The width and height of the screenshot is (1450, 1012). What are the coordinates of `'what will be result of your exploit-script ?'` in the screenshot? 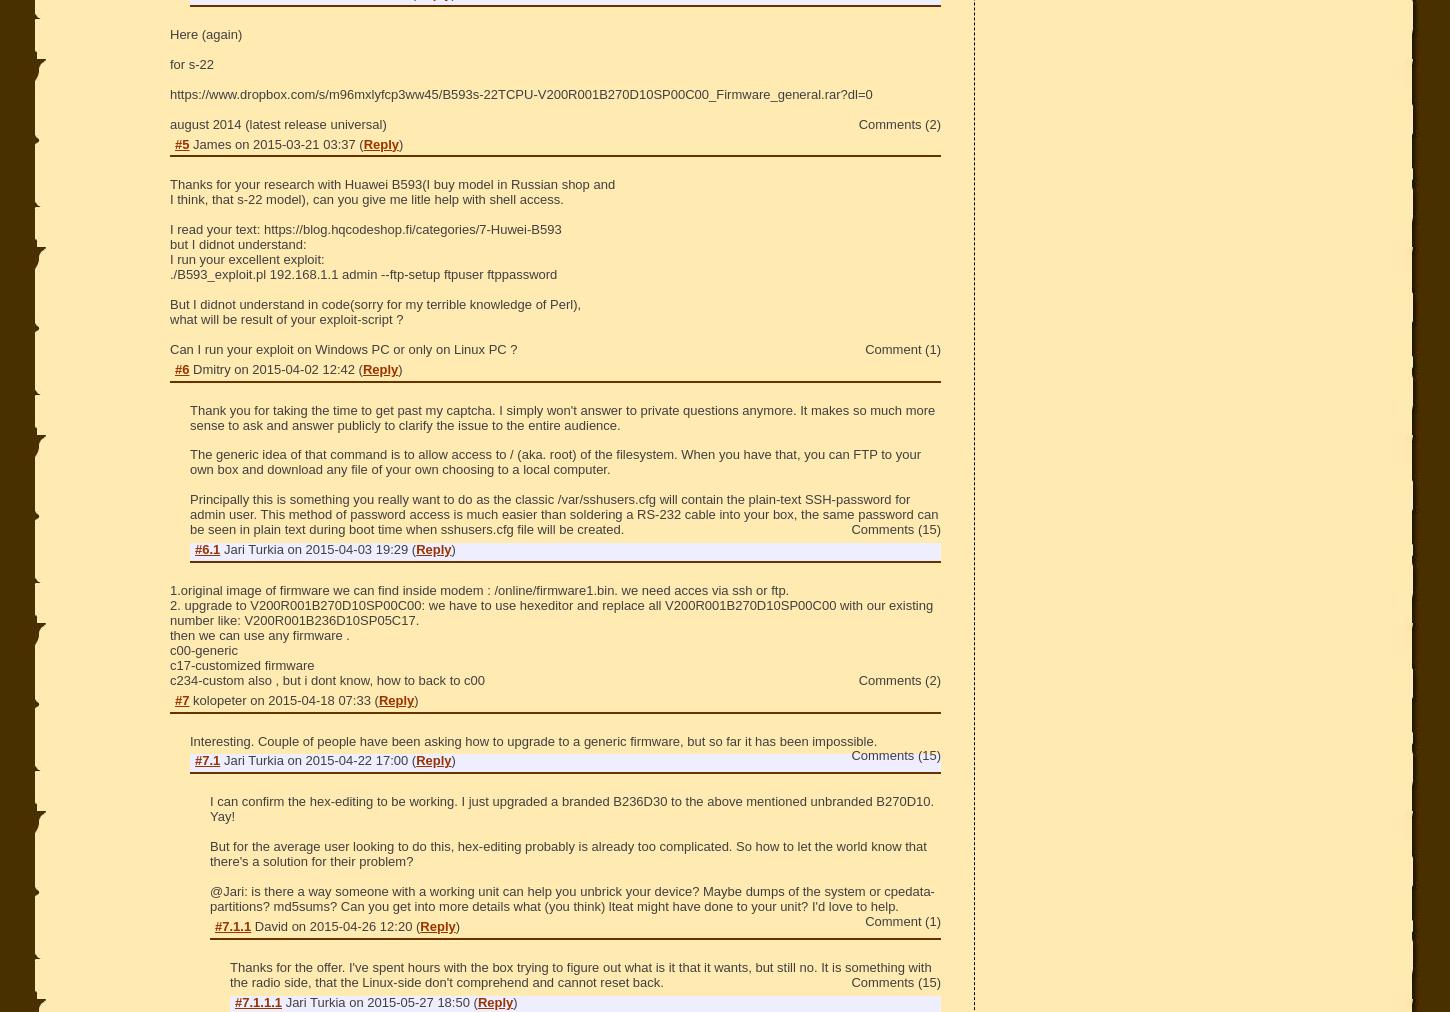 It's located at (286, 317).